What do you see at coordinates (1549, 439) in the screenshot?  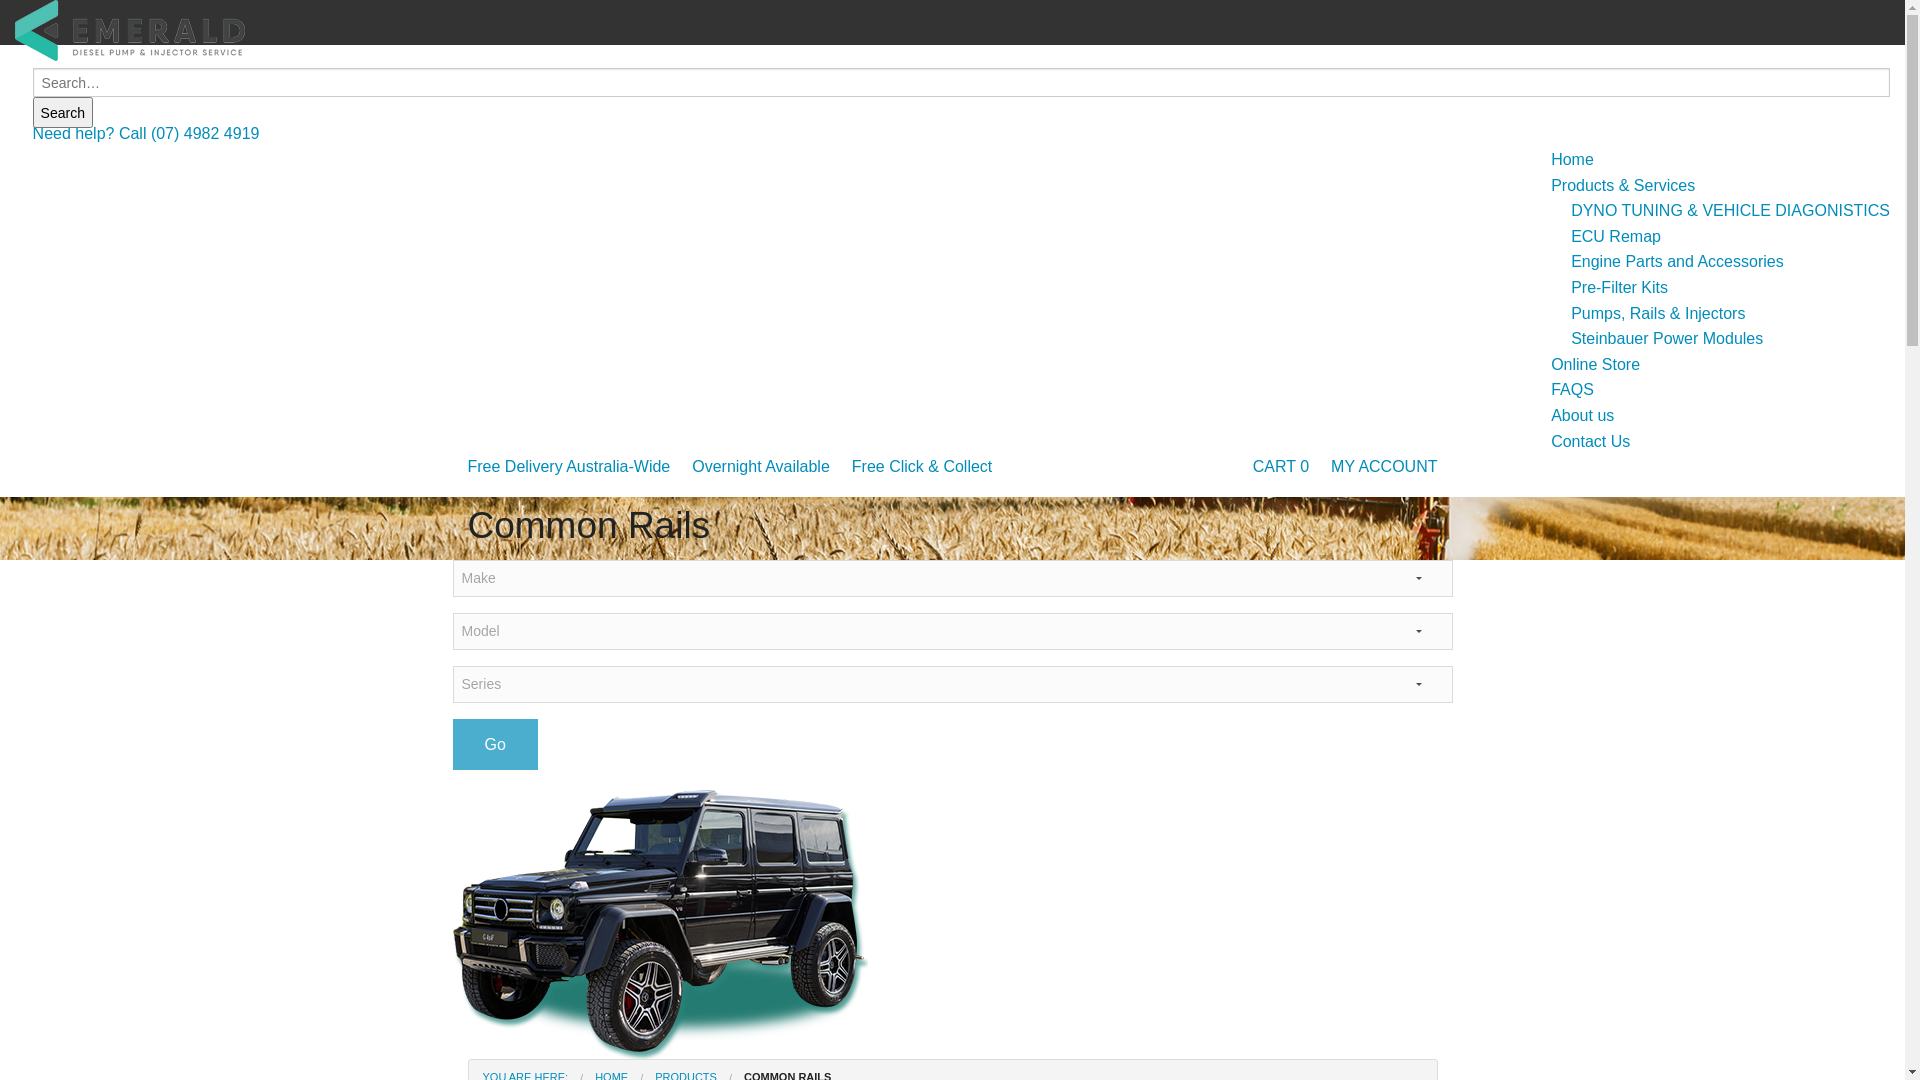 I see `'Contact Us'` at bounding box center [1549, 439].